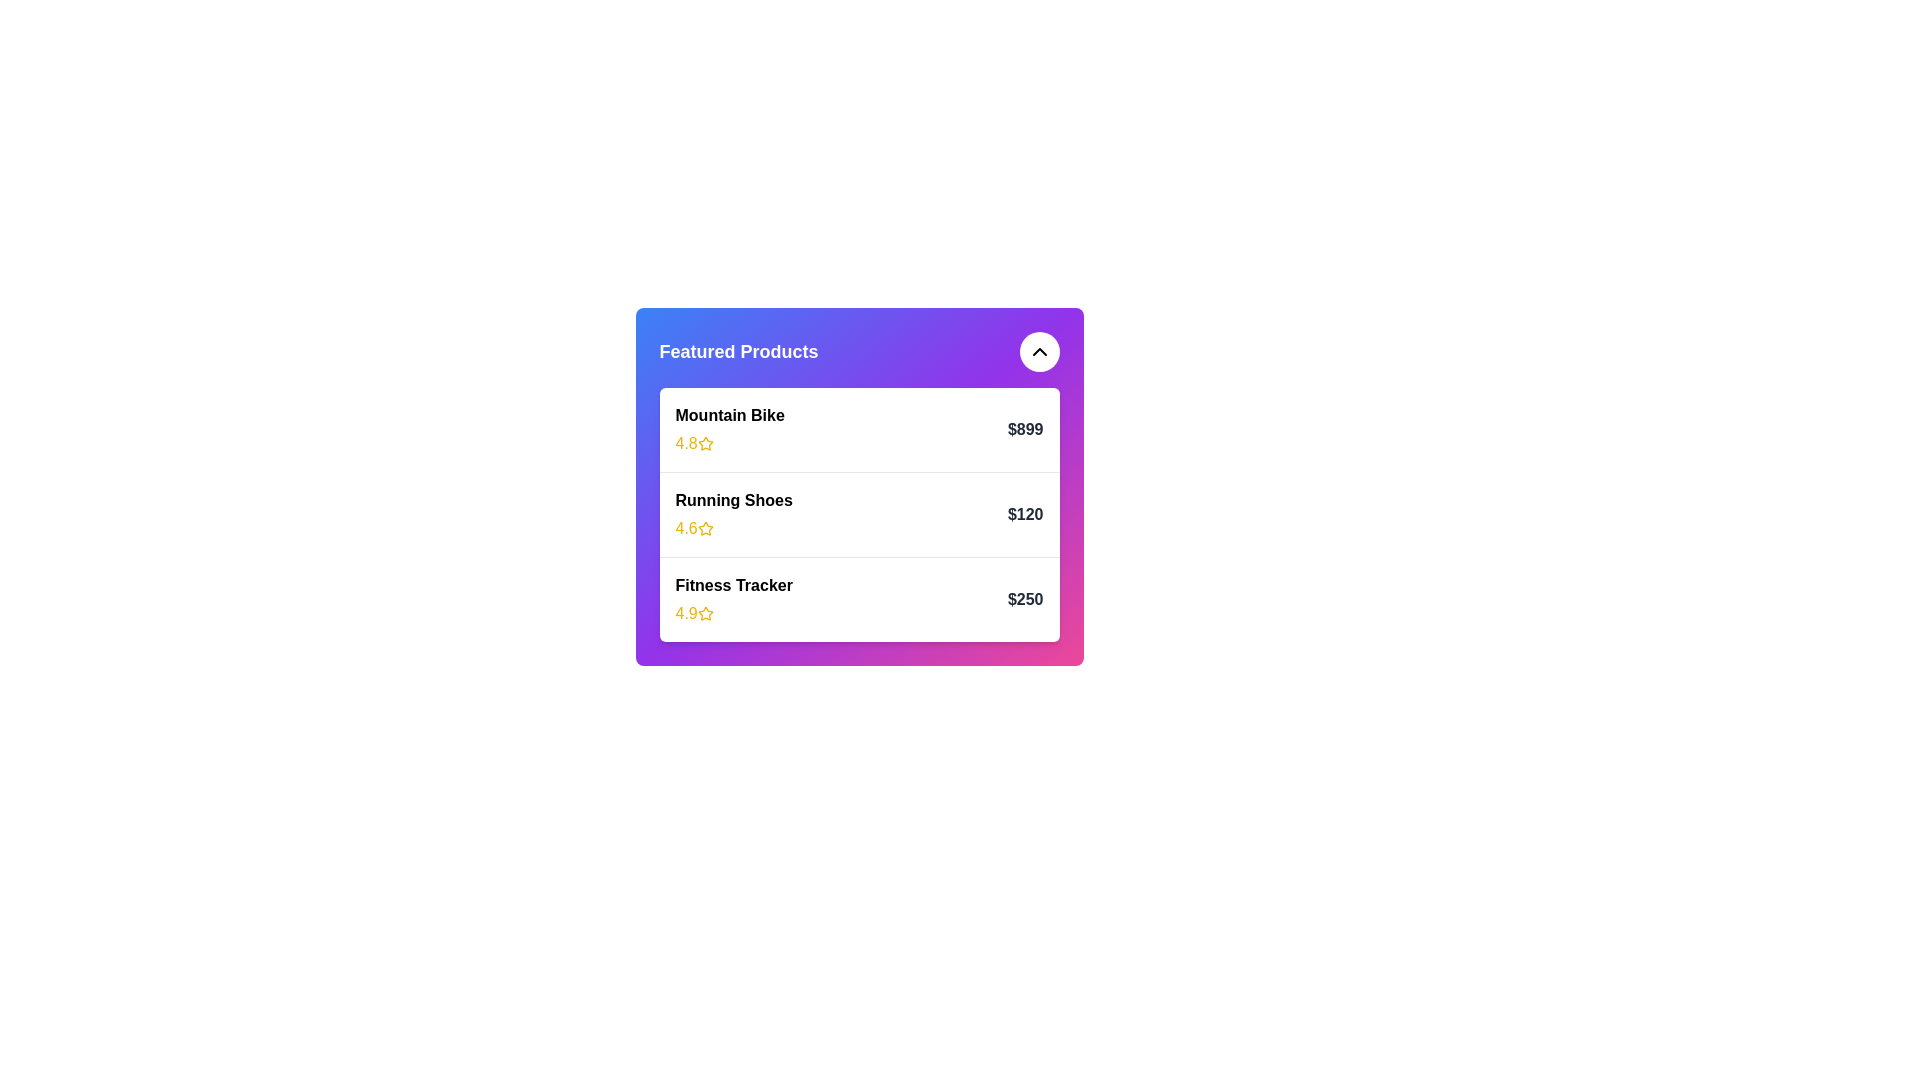 Image resolution: width=1920 pixels, height=1080 pixels. I want to click on the 'Running Shoes' list item within the 'Featured Products' card layout, so click(859, 513).